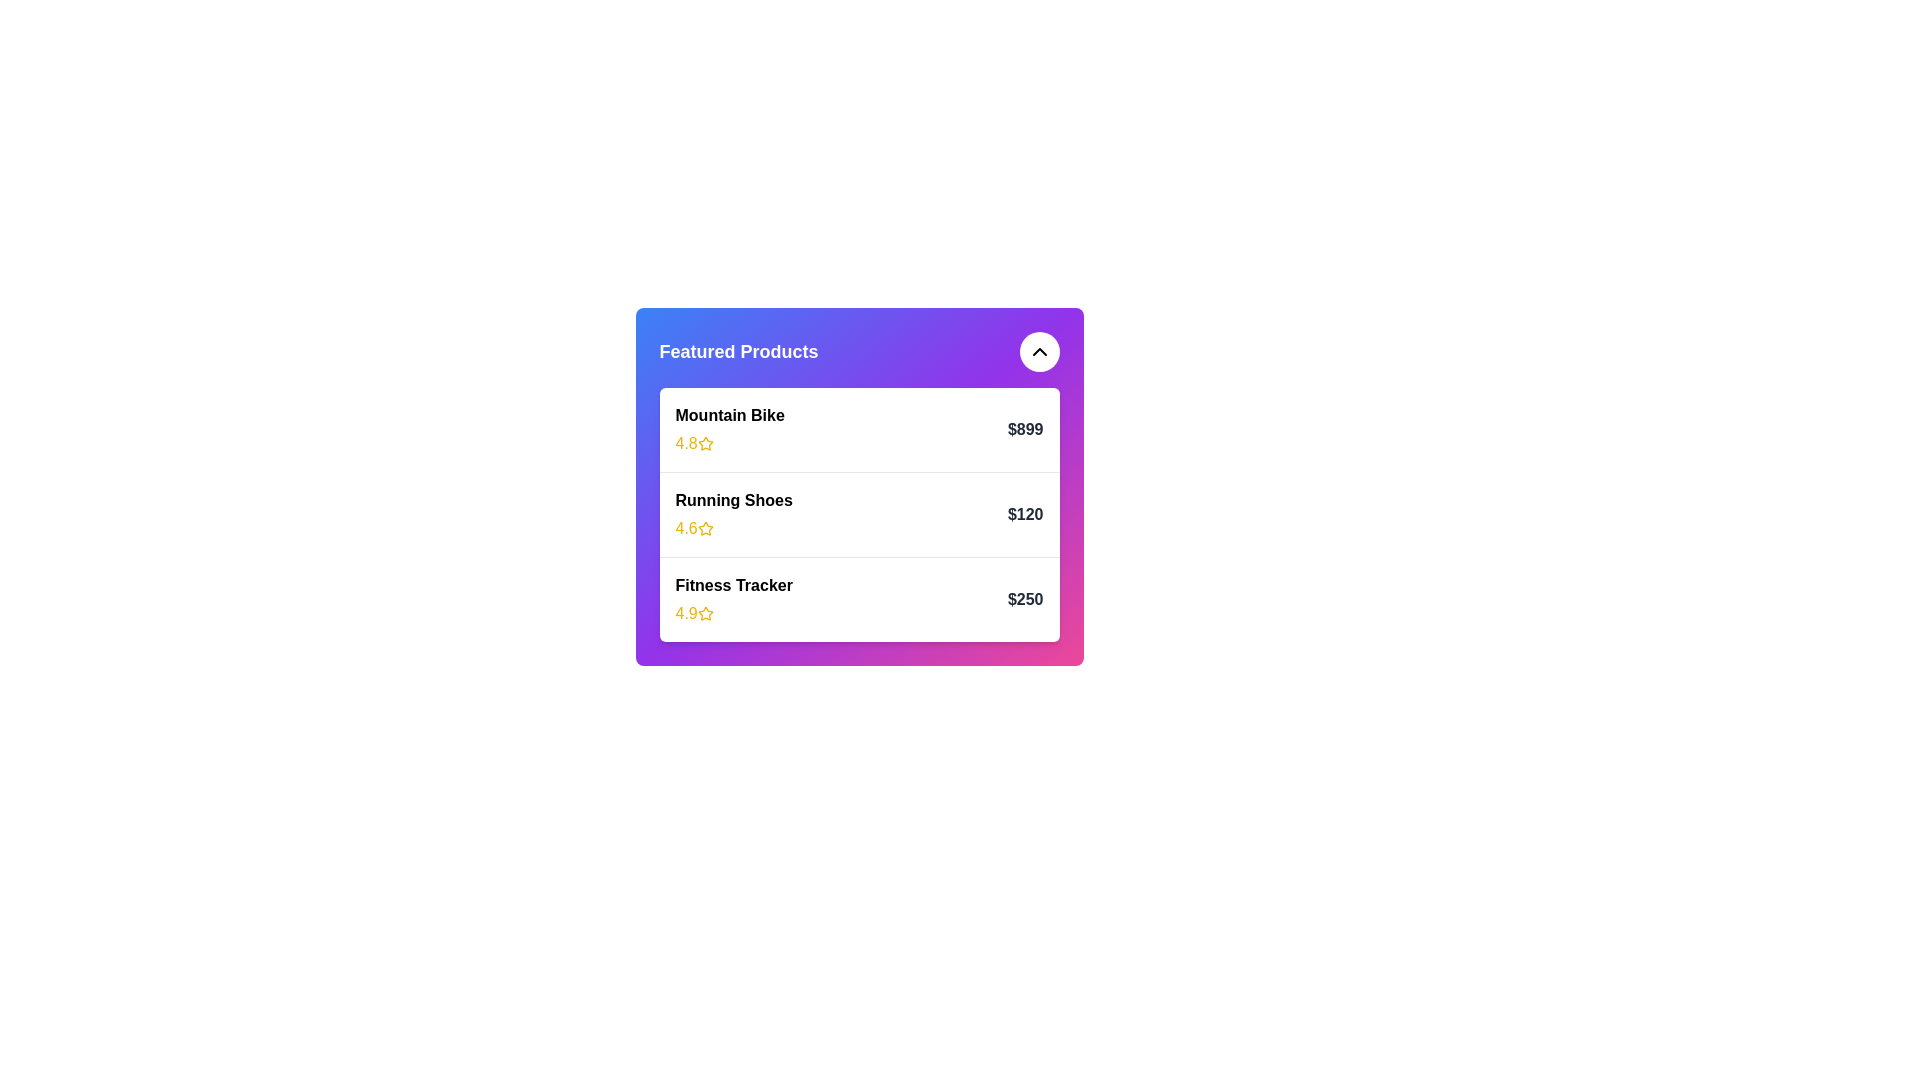 Image resolution: width=1920 pixels, height=1080 pixels. I want to click on the 'Running Shoes' list item within the 'Featured Products' card layout, so click(859, 513).